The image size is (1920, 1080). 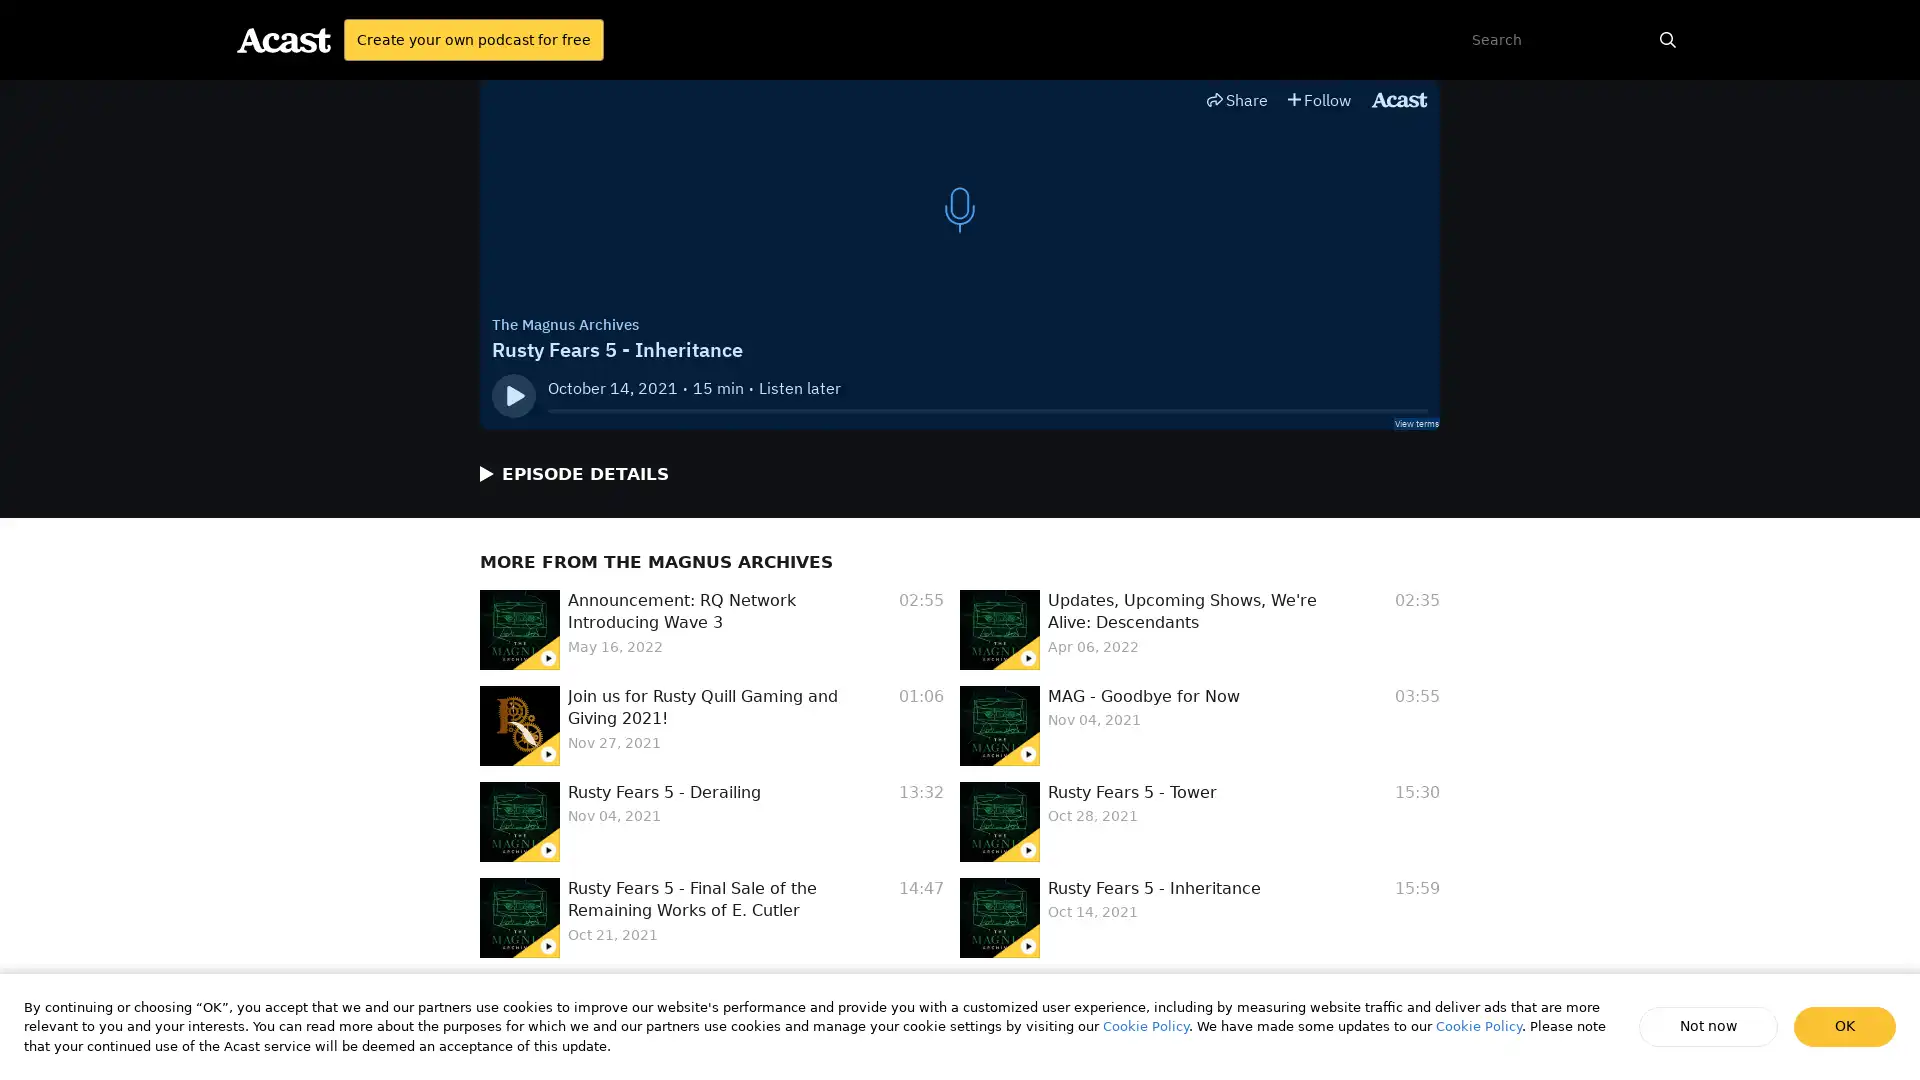 I want to click on OK, so click(x=1844, y=1026).